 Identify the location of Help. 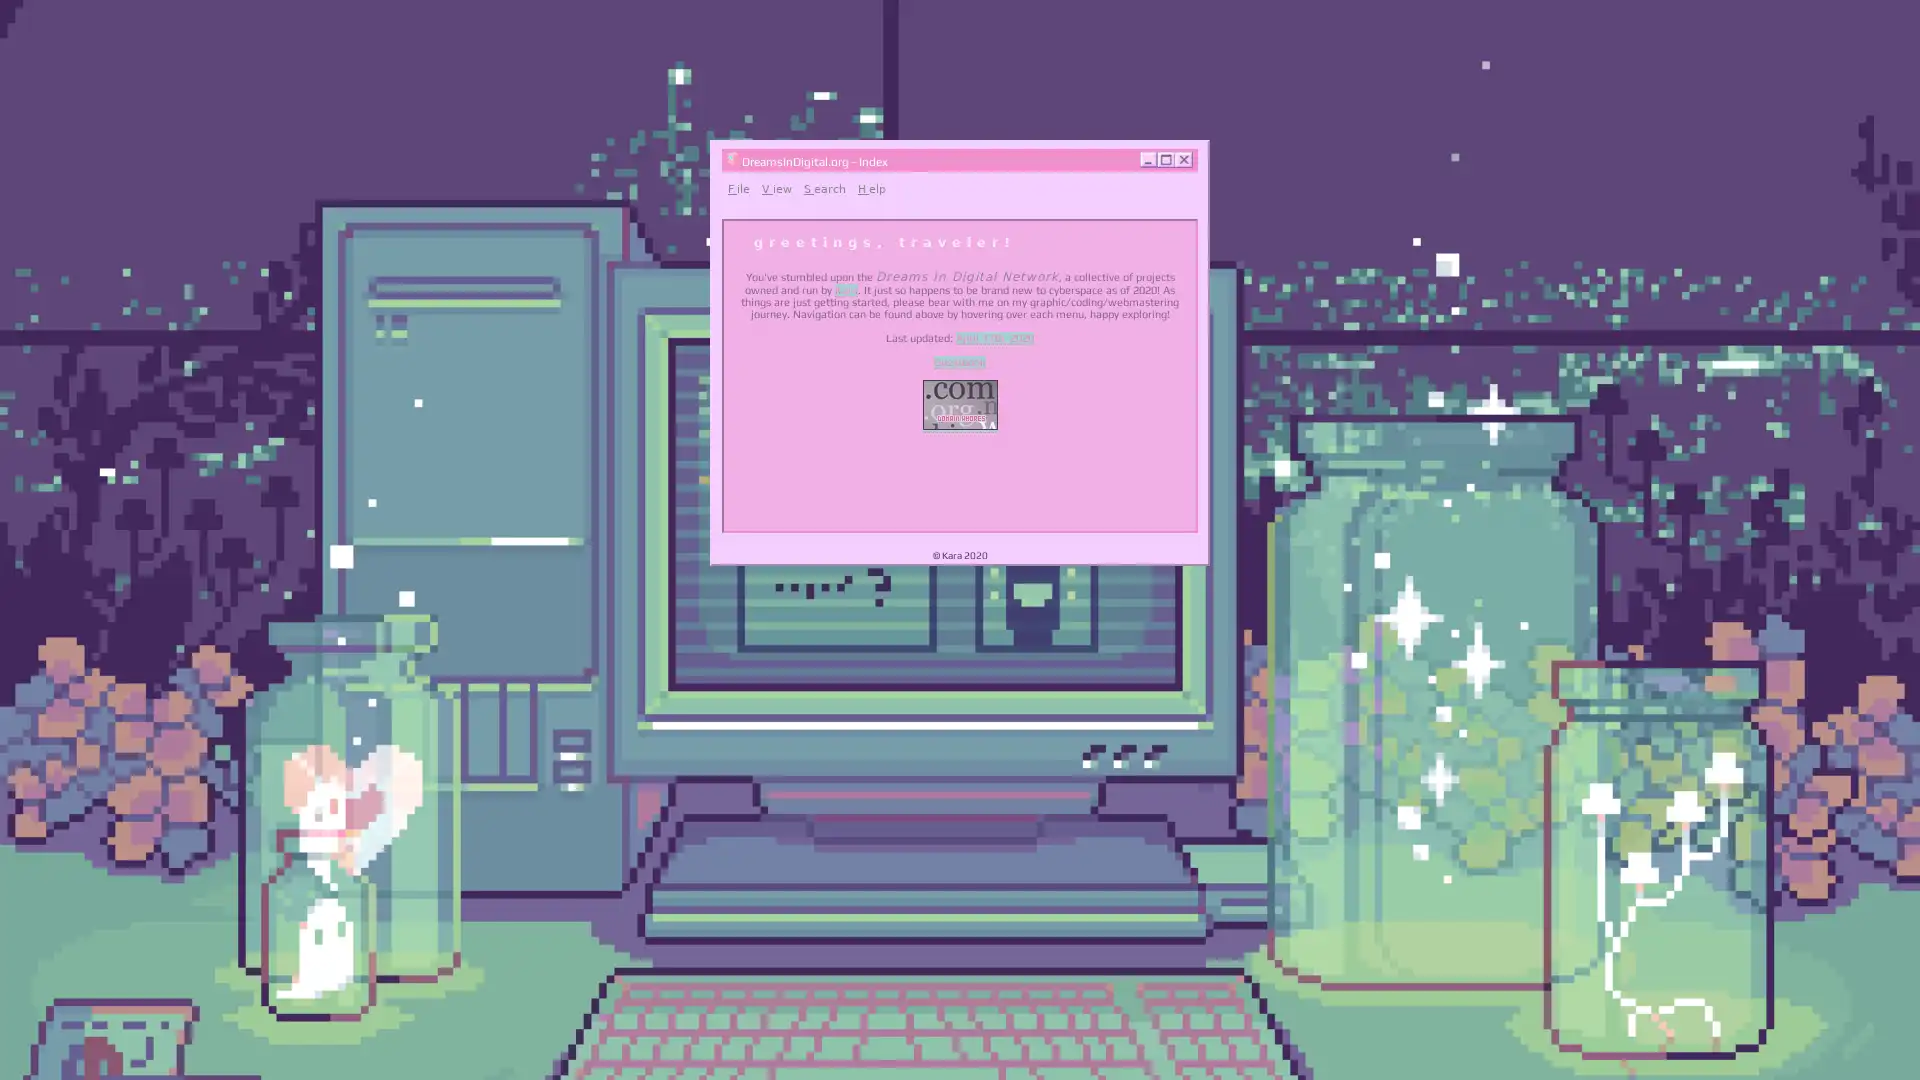
(872, 189).